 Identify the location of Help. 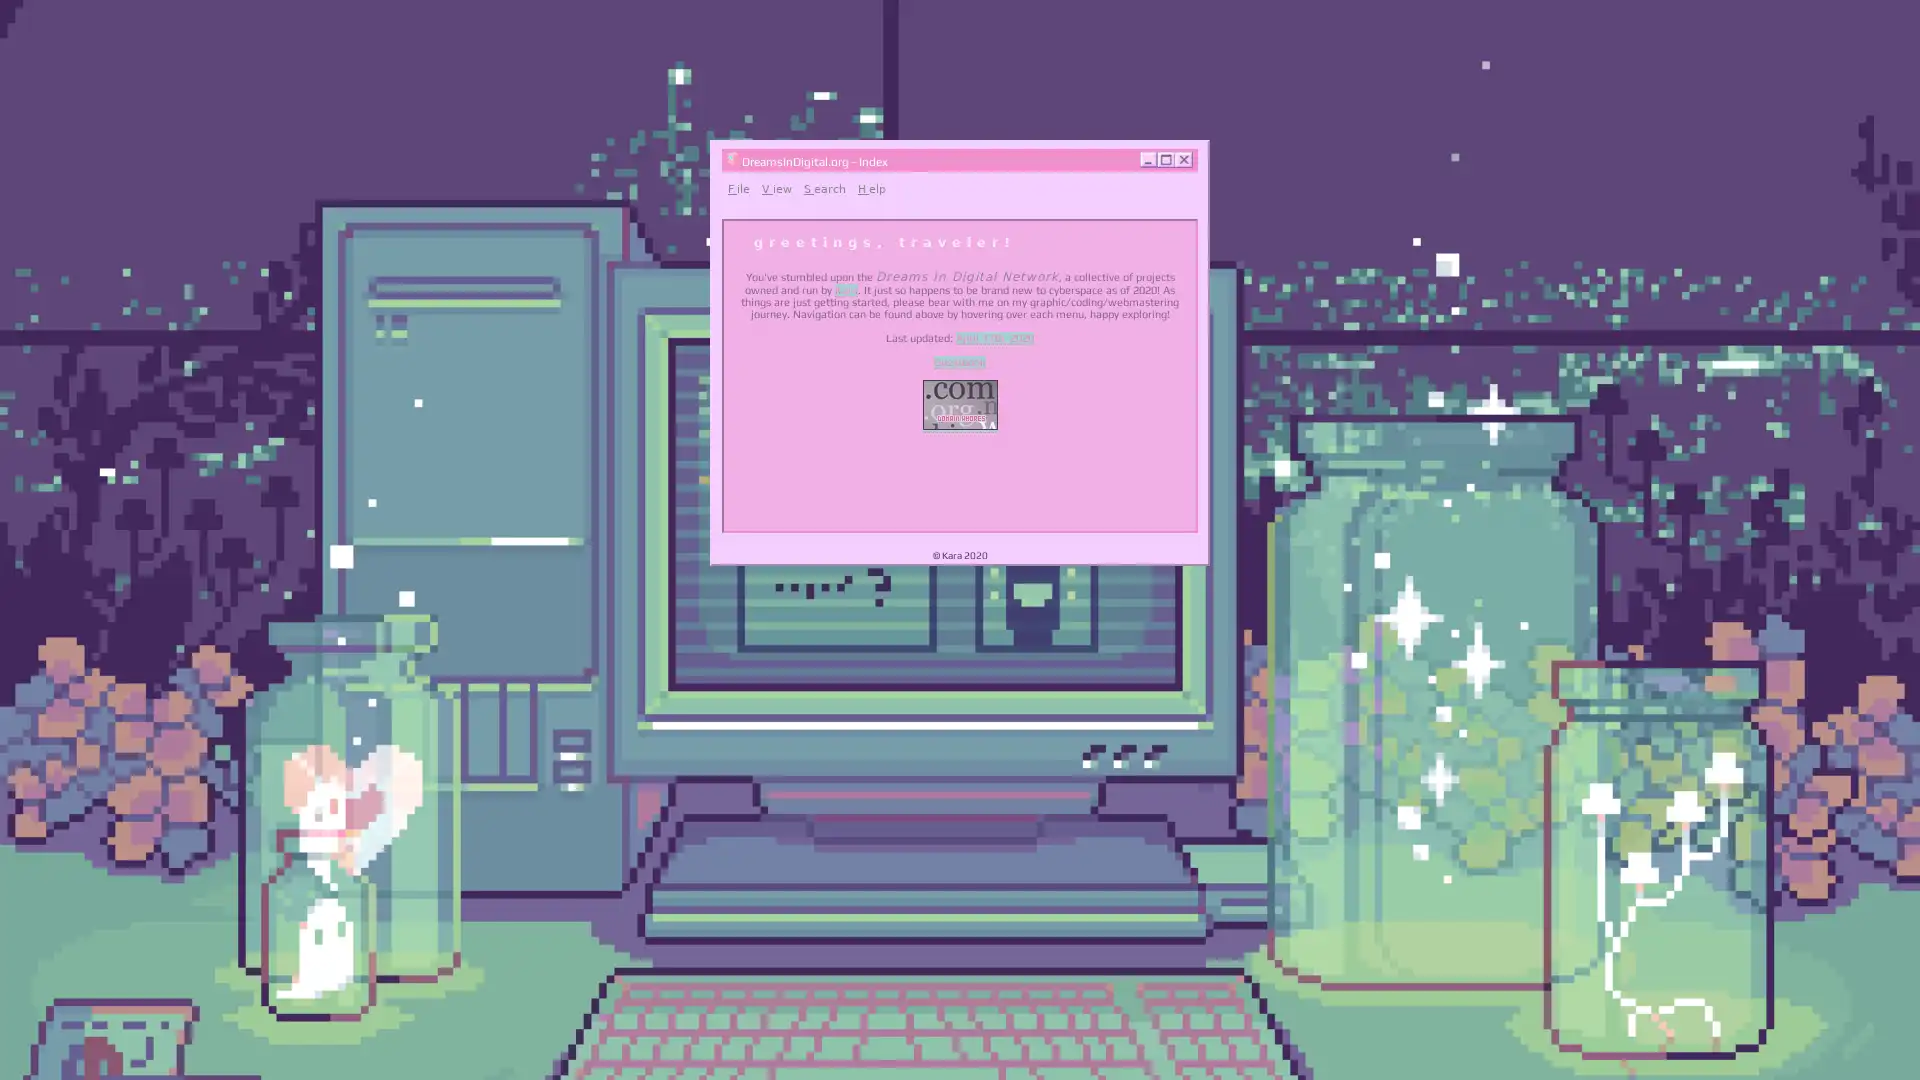
(872, 189).